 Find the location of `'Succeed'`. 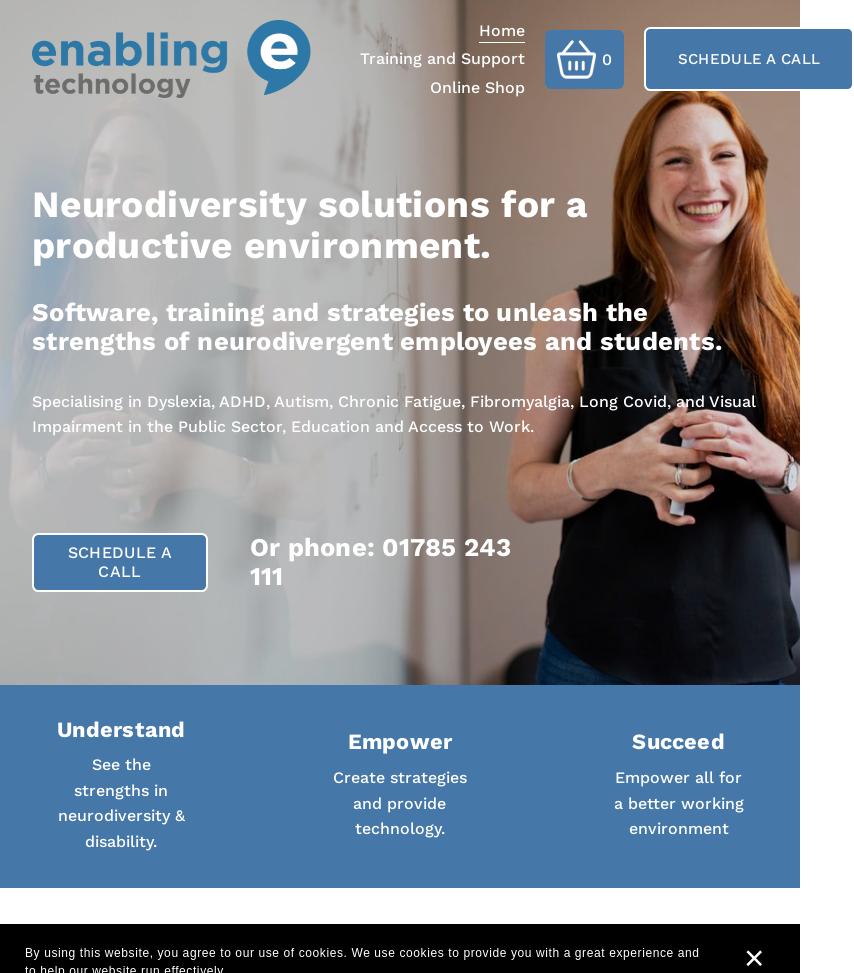

'Succeed' is located at coordinates (676, 741).